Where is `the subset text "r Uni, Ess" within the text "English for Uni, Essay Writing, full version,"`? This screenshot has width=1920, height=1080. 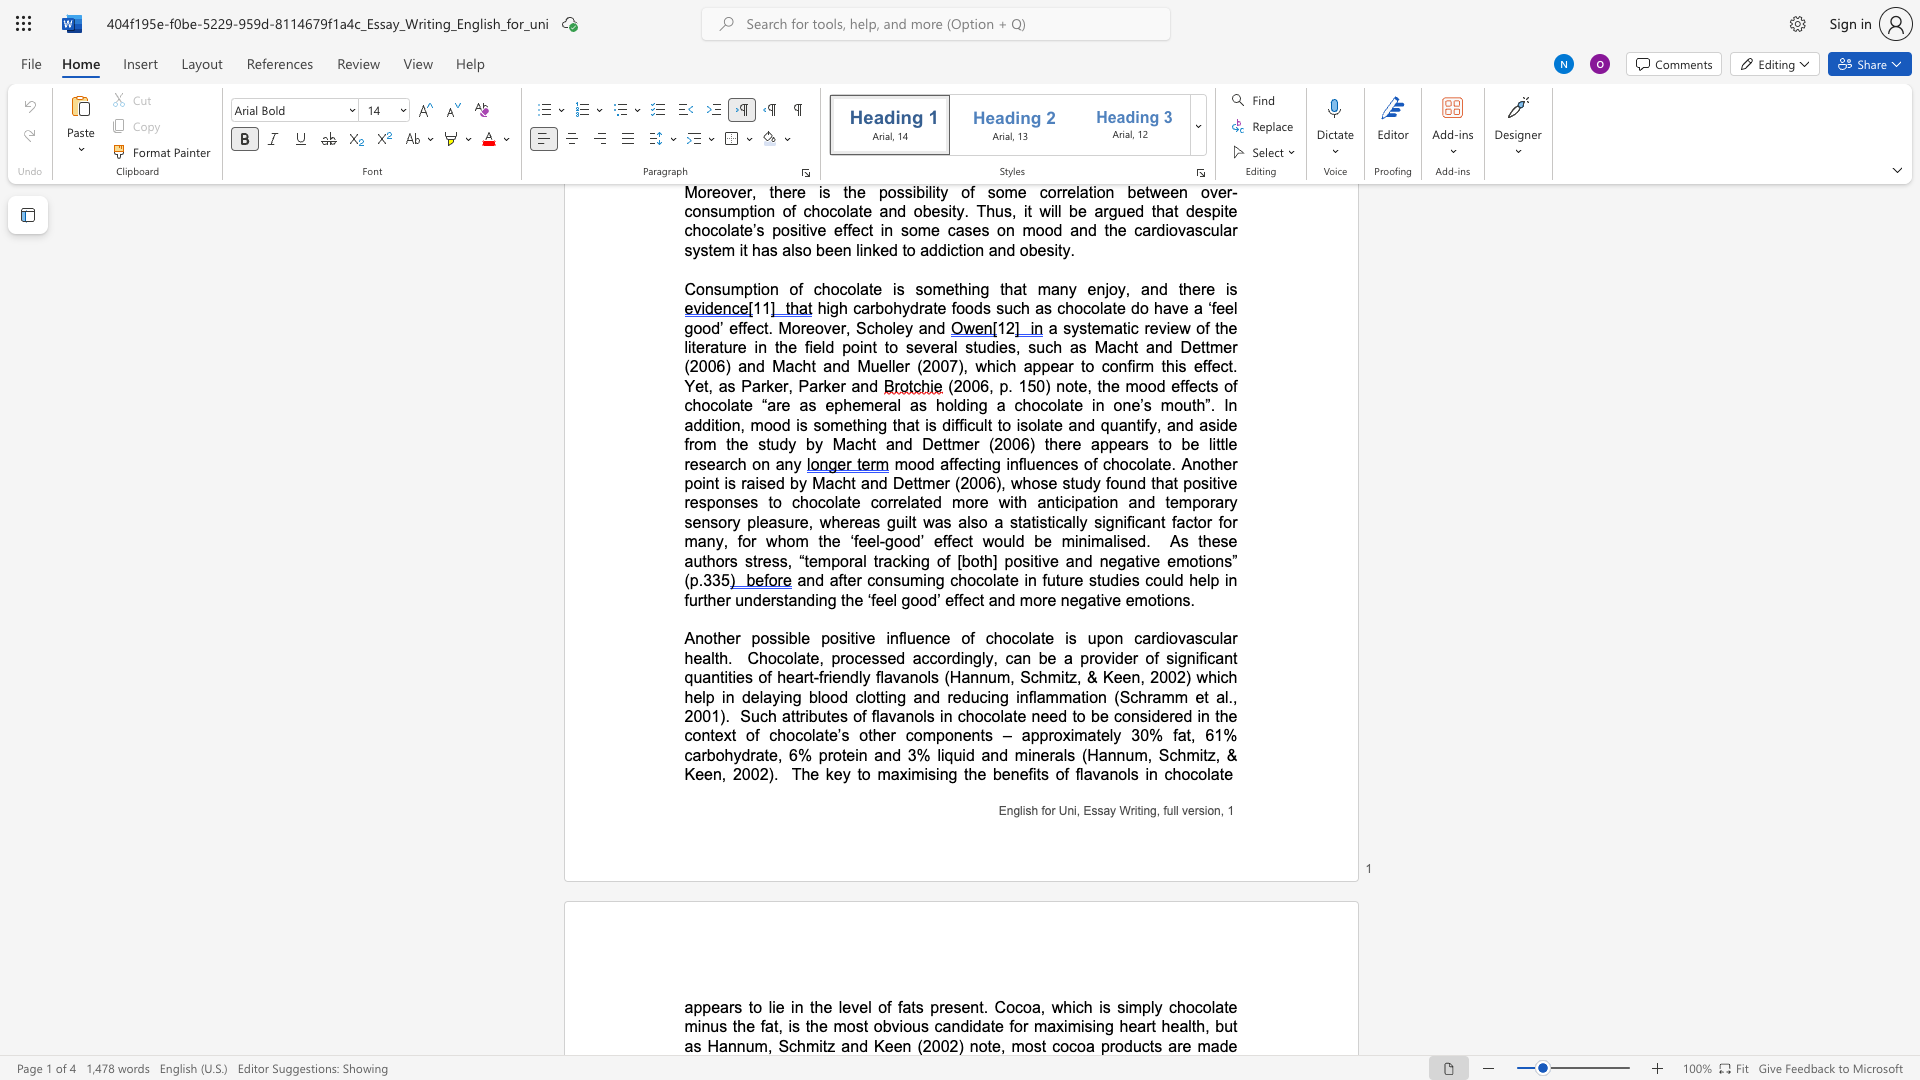 the subset text "r Uni, Ess" within the text "English for Uni, Essay Writing, full version," is located at coordinates (1050, 810).